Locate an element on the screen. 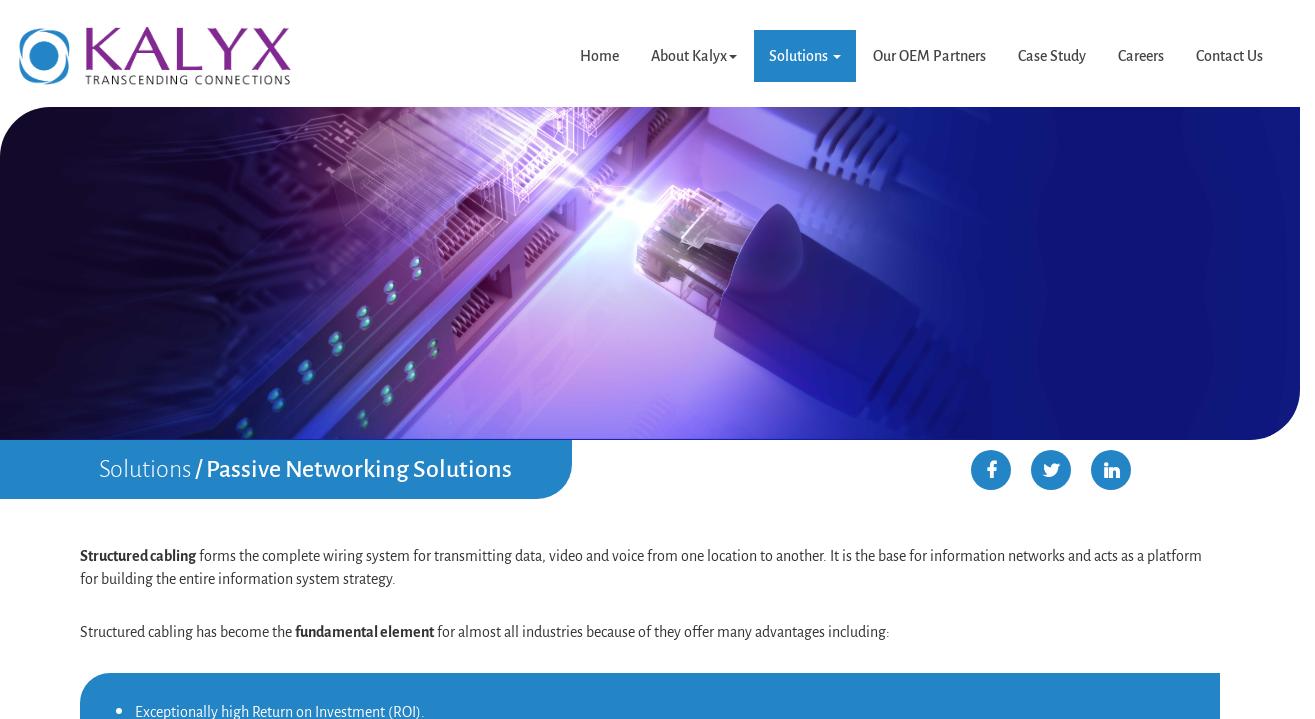  'Contact Us' is located at coordinates (1228, 55).